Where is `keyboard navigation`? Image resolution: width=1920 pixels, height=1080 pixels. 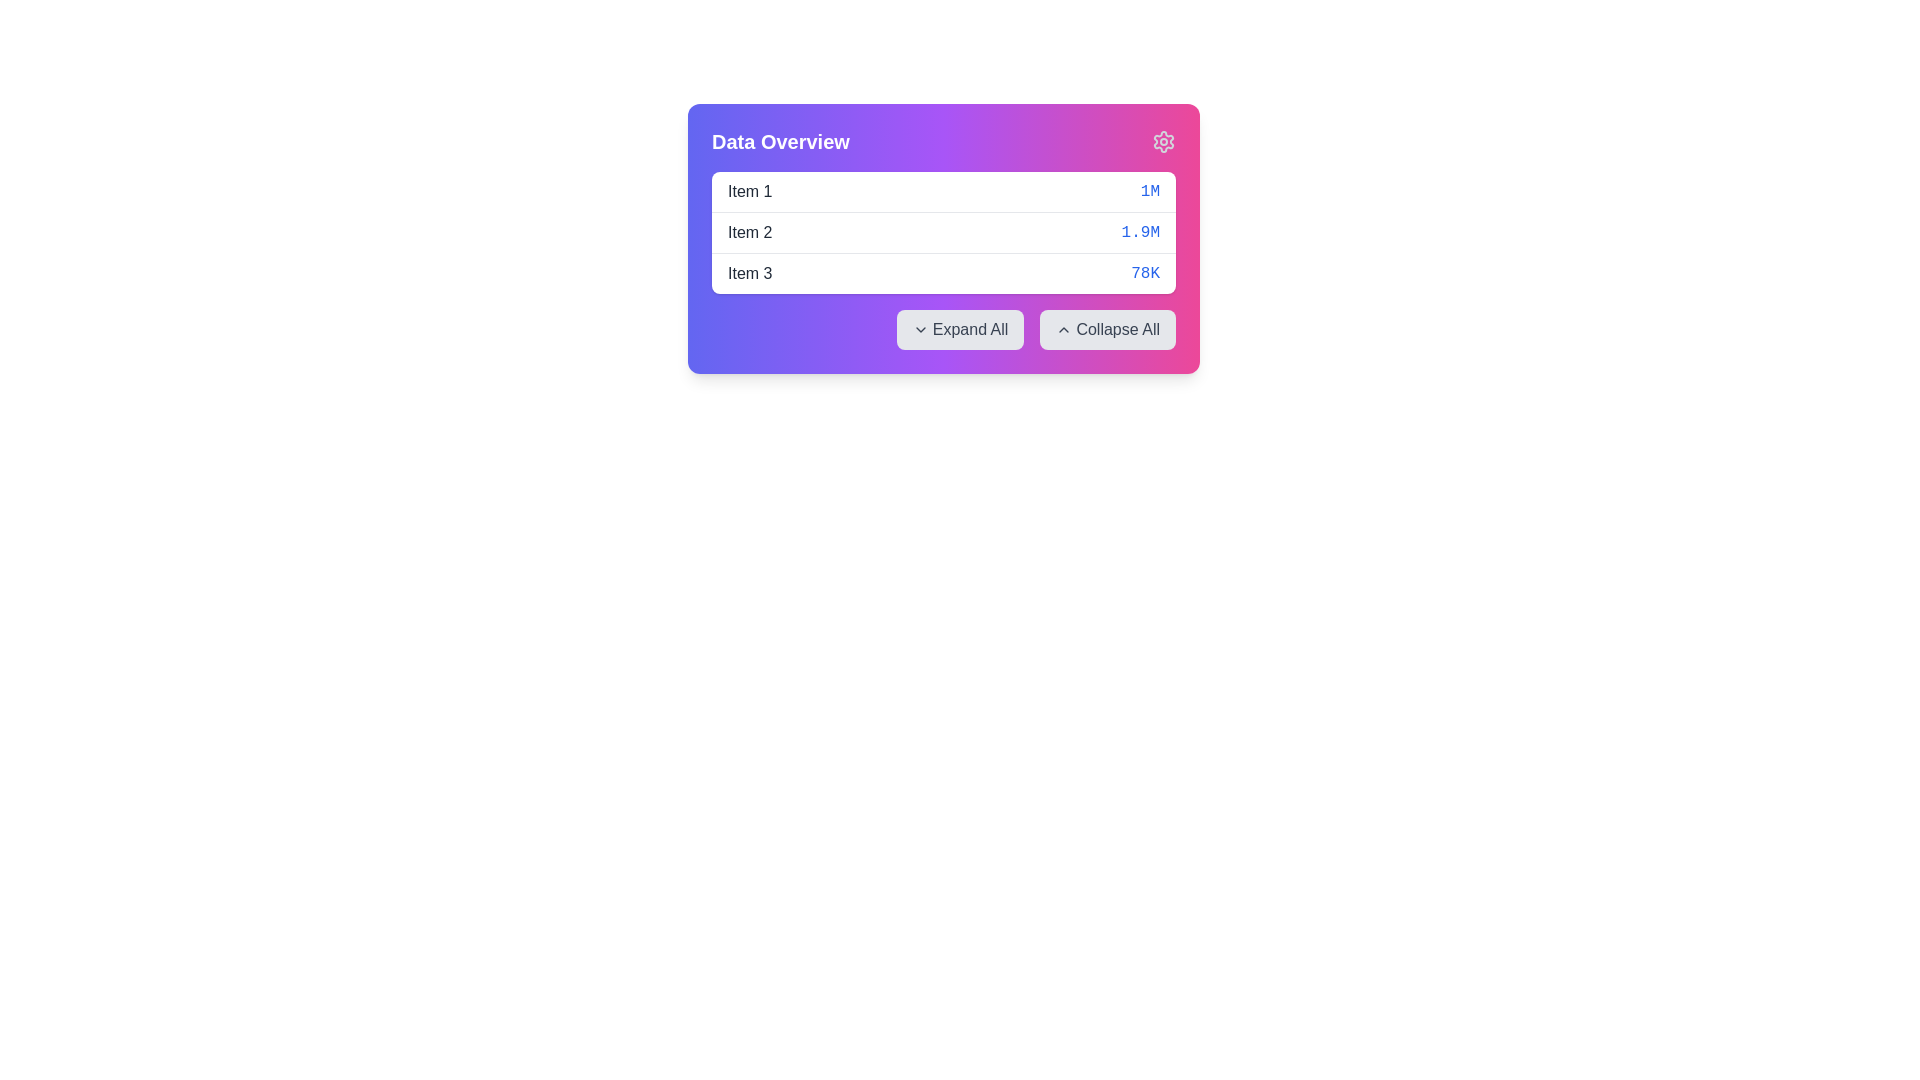
keyboard navigation is located at coordinates (919, 329).